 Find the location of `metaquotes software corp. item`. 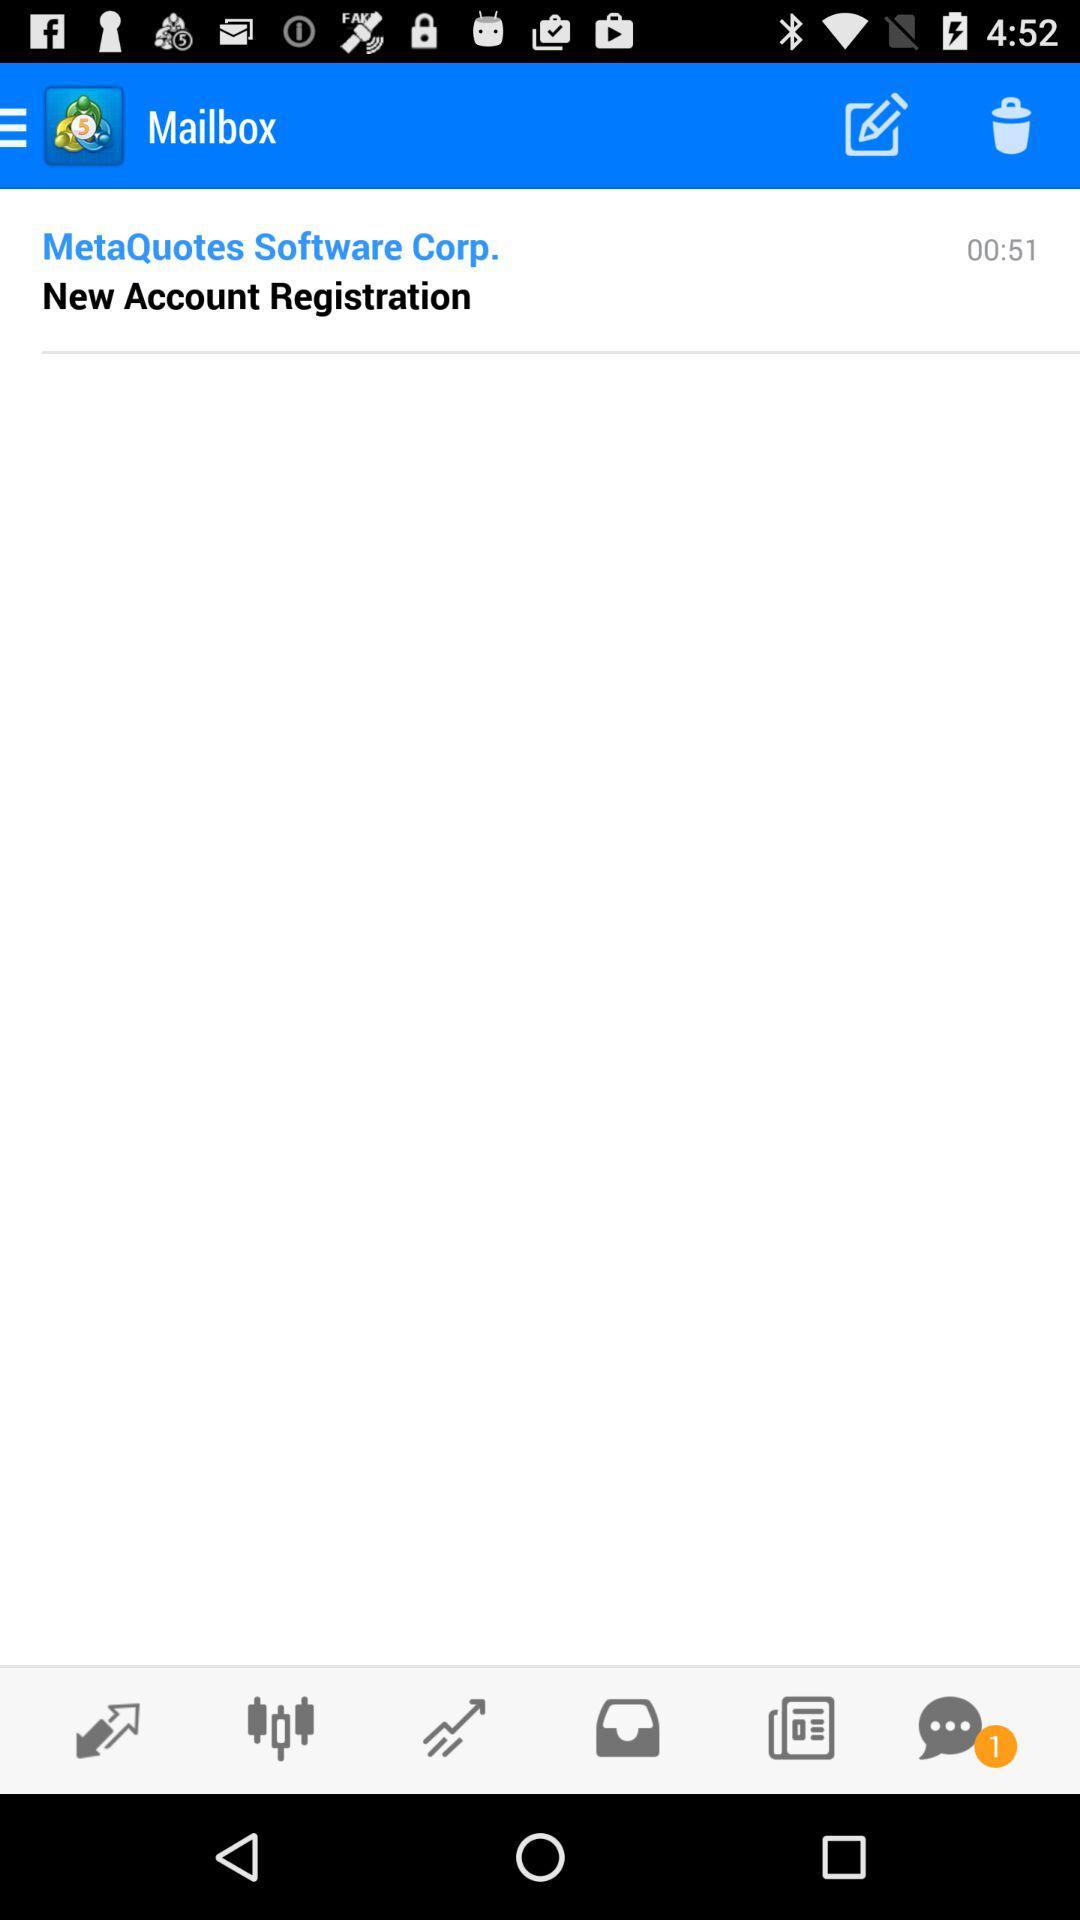

metaquotes software corp. item is located at coordinates (472, 244).